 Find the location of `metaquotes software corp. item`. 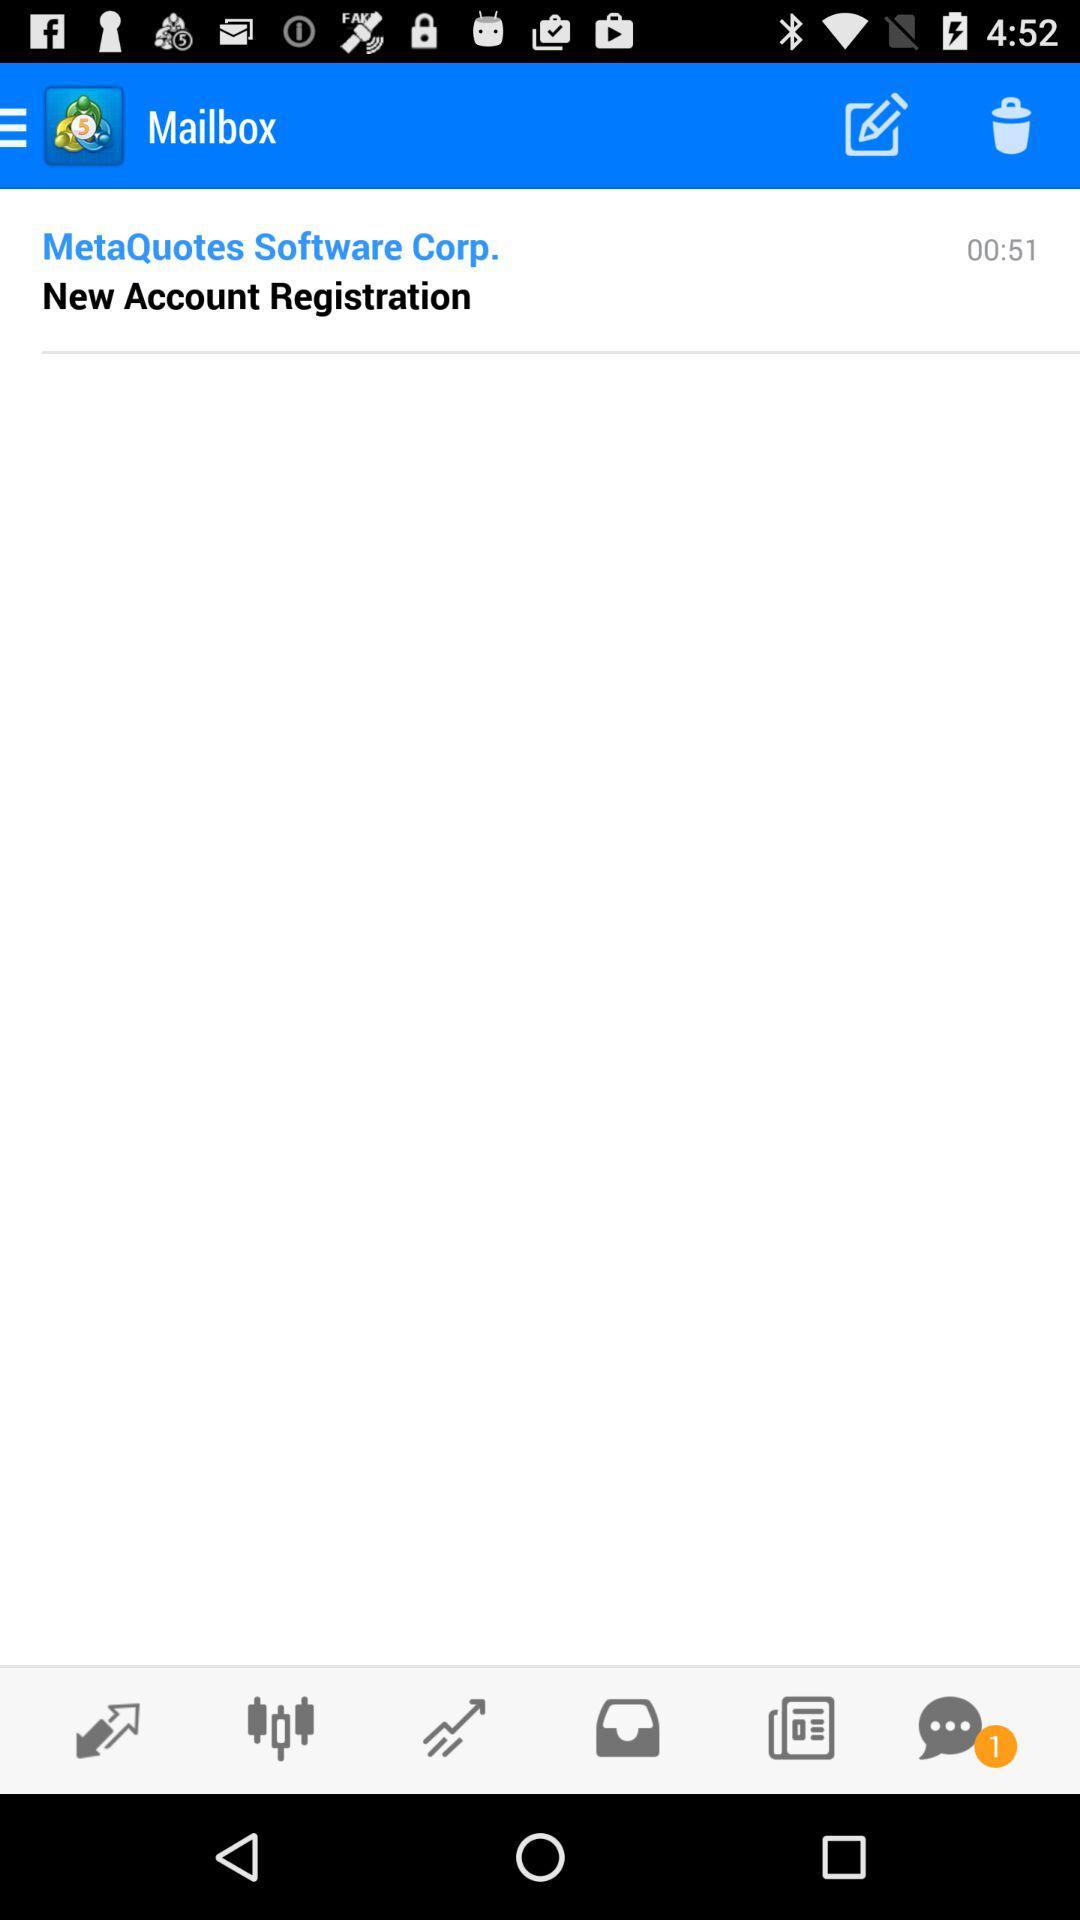

metaquotes software corp. item is located at coordinates (472, 244).